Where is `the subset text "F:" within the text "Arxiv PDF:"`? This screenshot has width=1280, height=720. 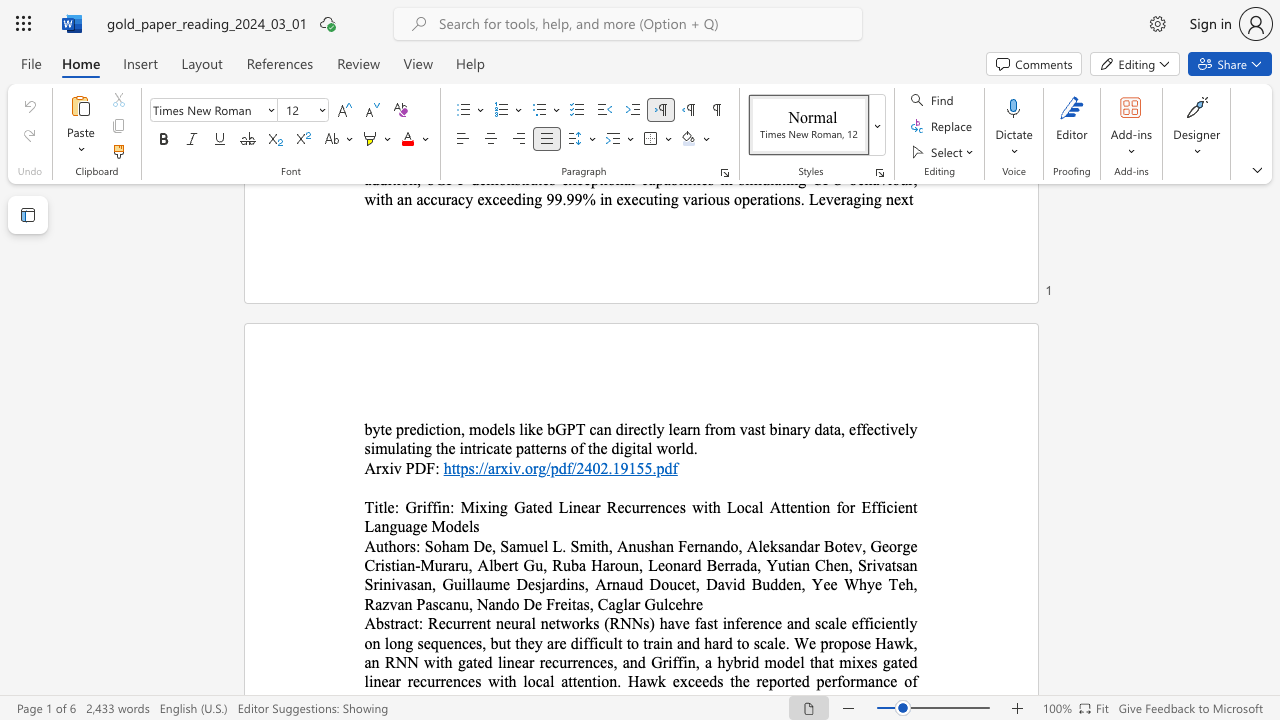
the subset text "F:" within the text "Arxiv PDF:" is located at coordinates (425, 468).